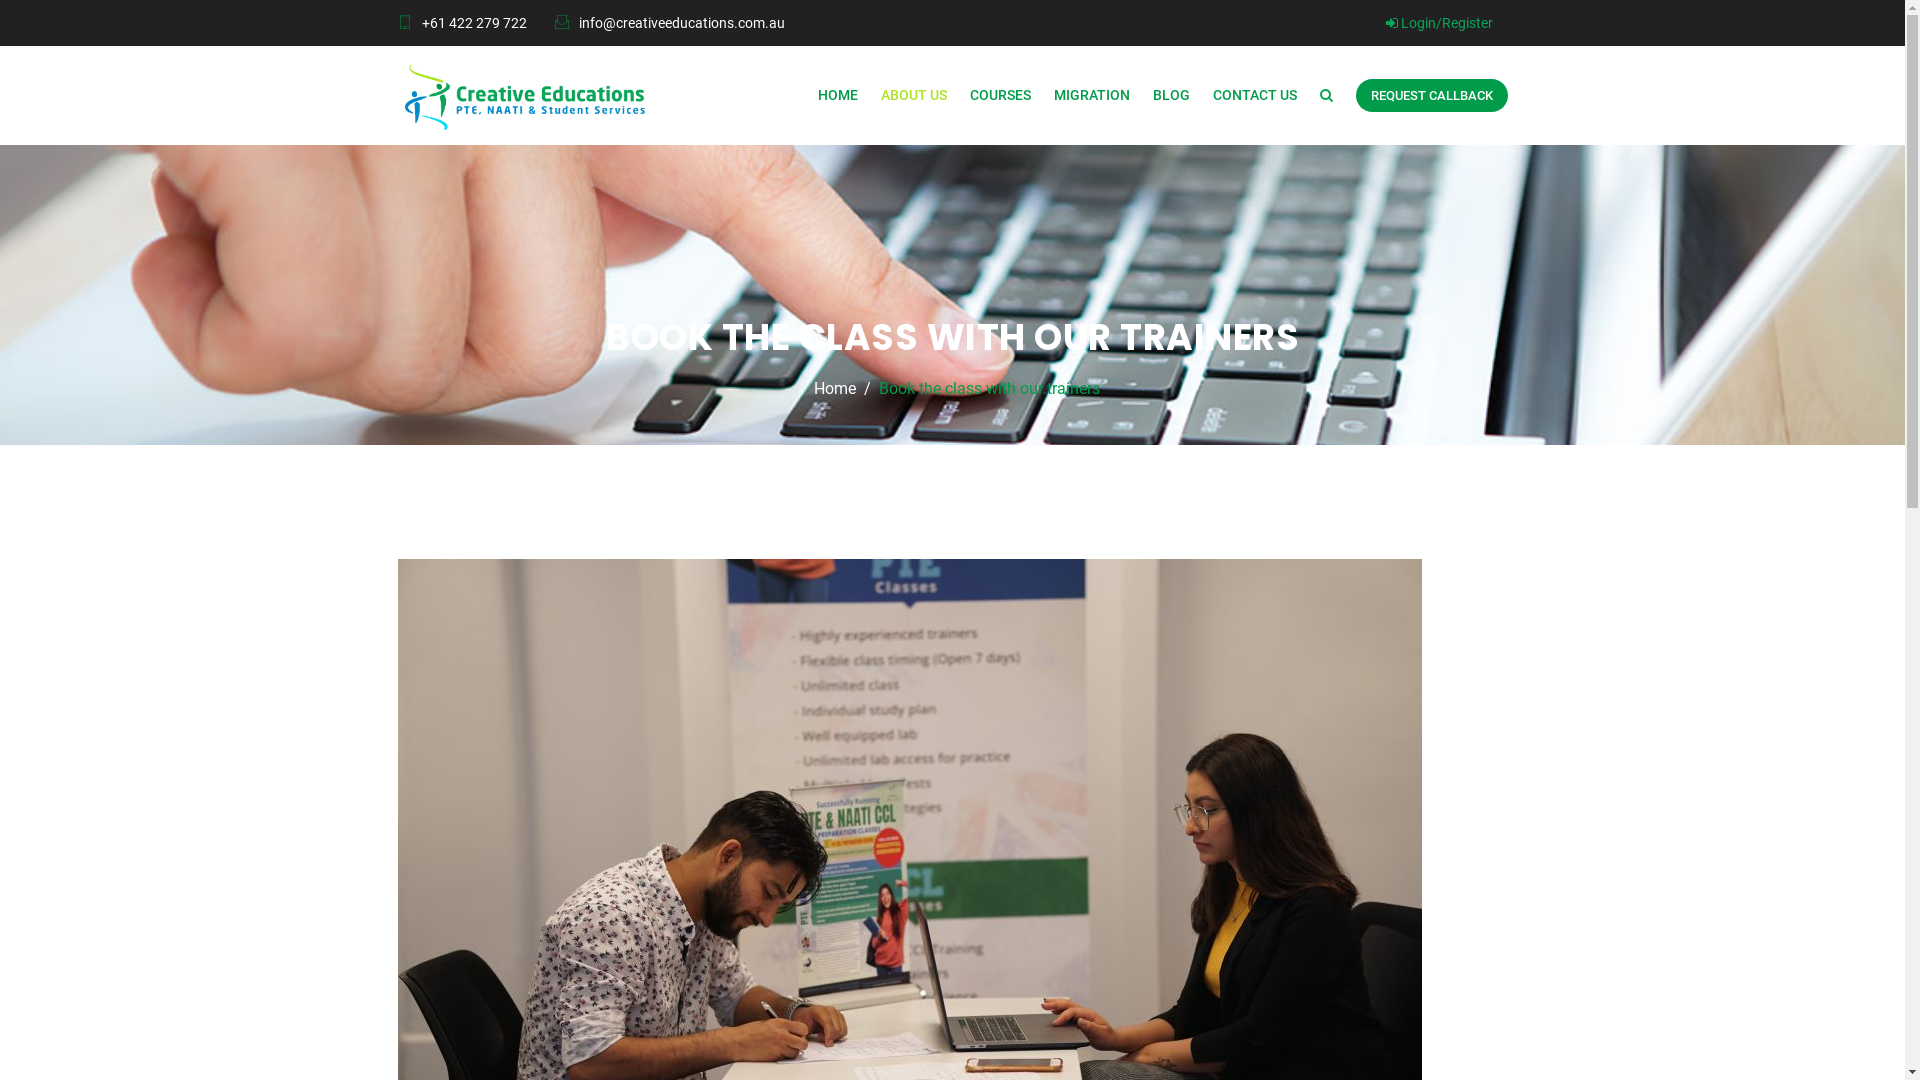 Image resolution: width=1920 pixels, height=1080 pixels. I want to click on 'Home', so click(835, 389).